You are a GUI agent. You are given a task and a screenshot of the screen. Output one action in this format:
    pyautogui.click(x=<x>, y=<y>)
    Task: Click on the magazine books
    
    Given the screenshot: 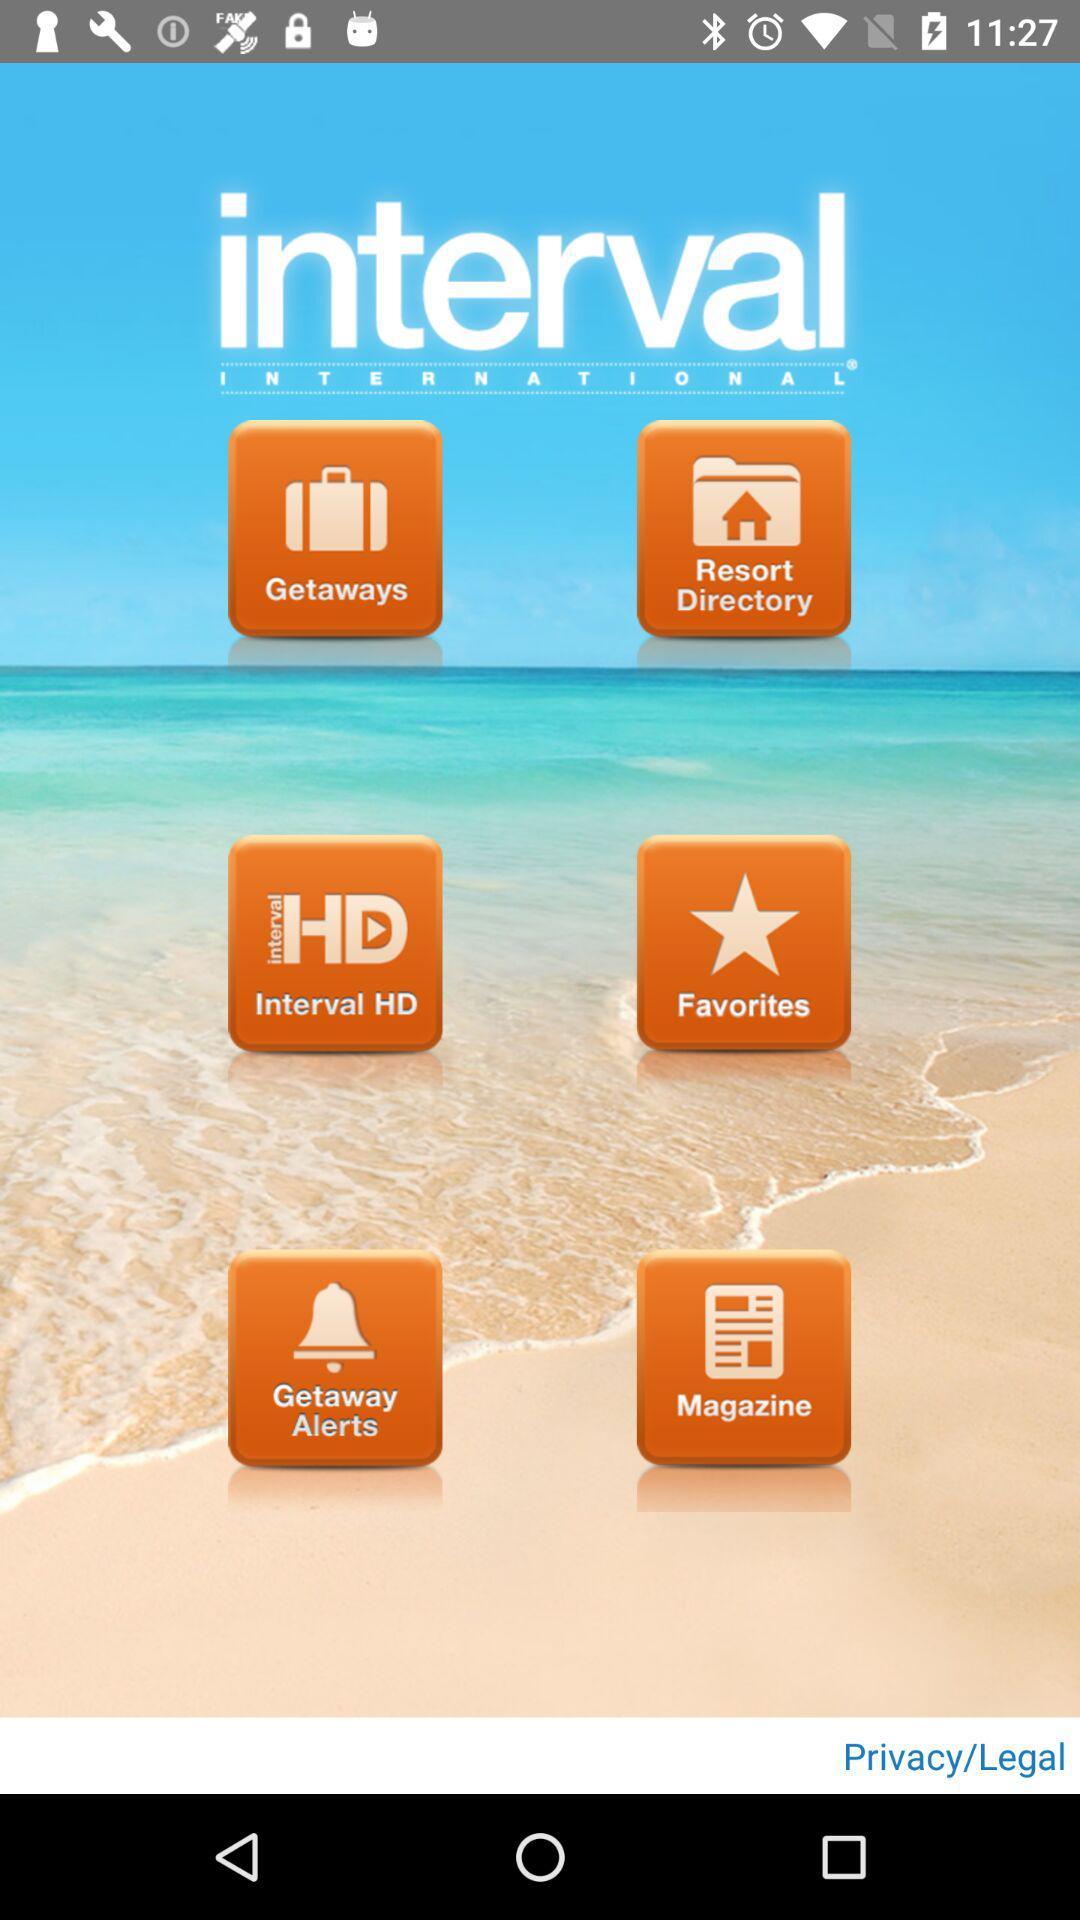 What is the action you would take?
    pyautogui.click(x=744, y=1379)
    